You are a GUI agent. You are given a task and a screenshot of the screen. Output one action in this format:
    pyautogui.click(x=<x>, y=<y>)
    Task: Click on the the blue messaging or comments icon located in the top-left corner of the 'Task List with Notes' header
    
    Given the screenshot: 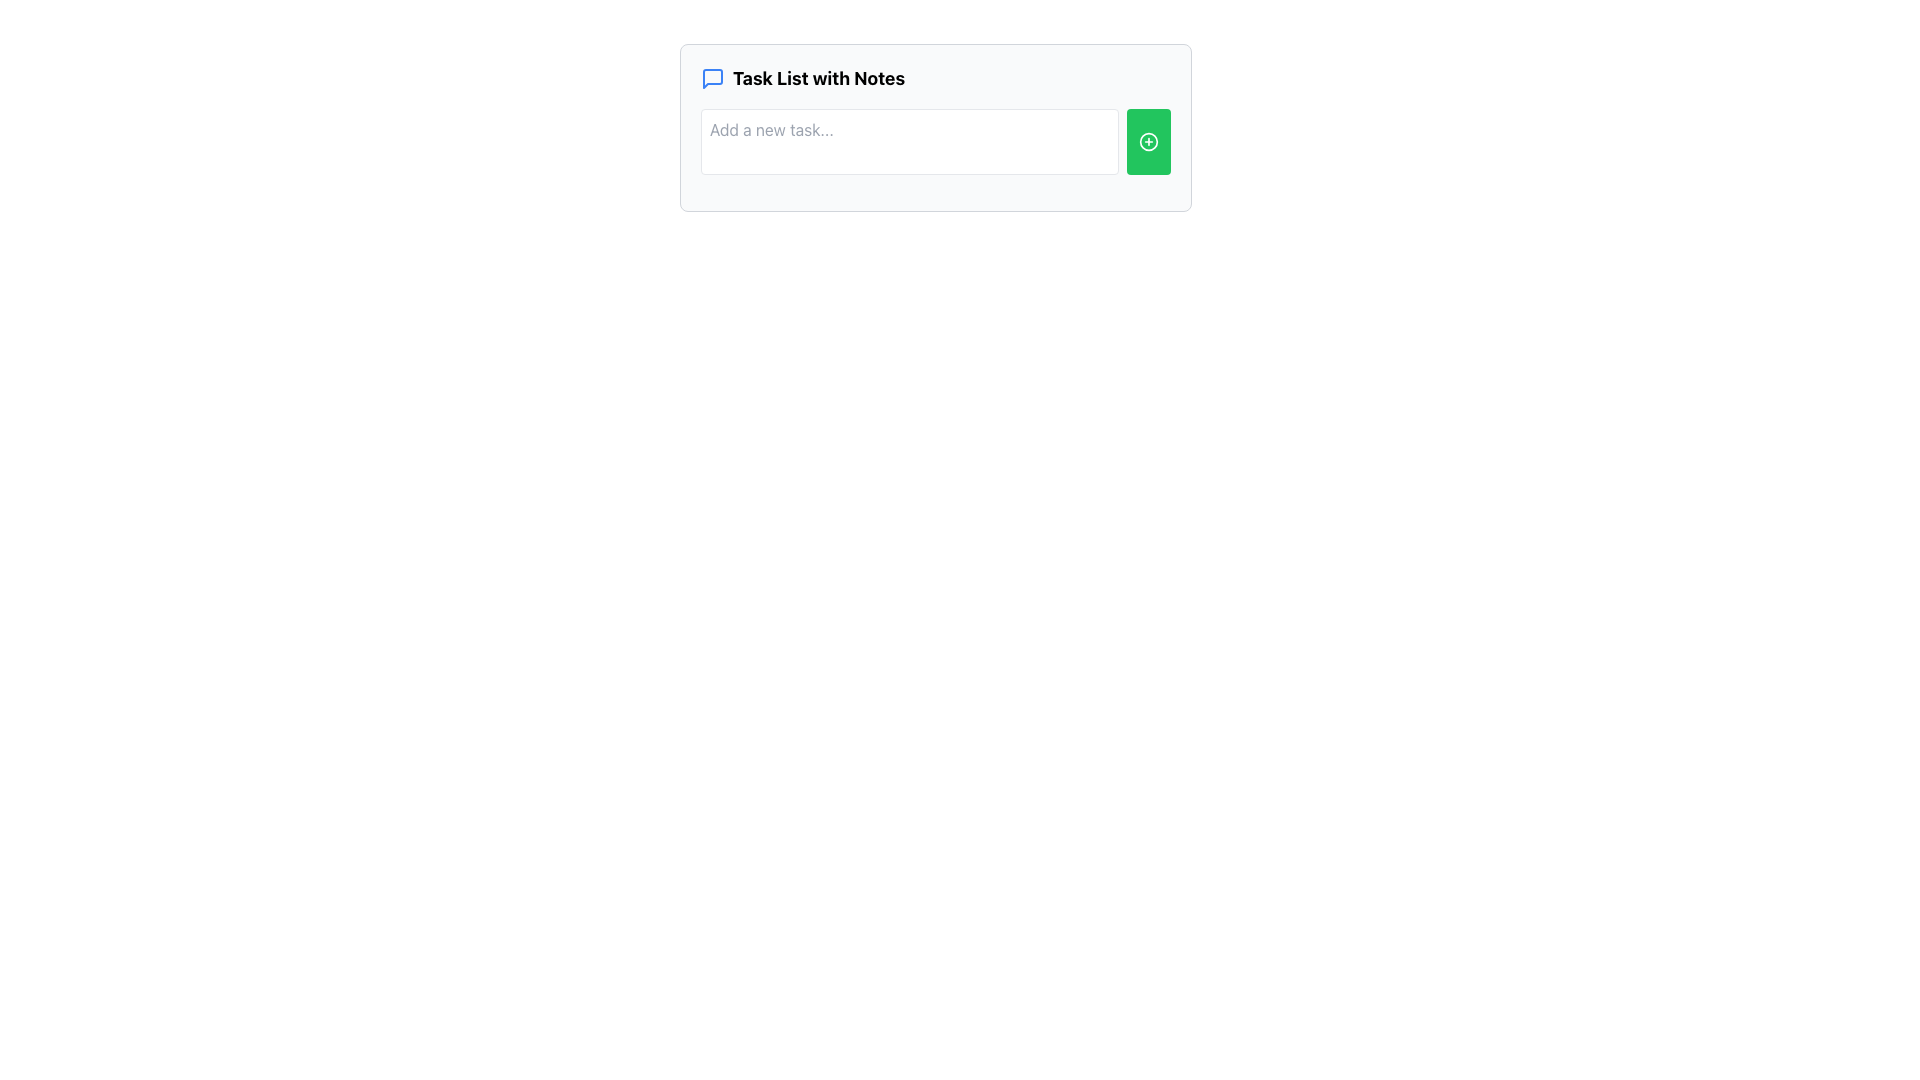 What is the action you would take?
    pyautogui.click(x=713, y=77)
    